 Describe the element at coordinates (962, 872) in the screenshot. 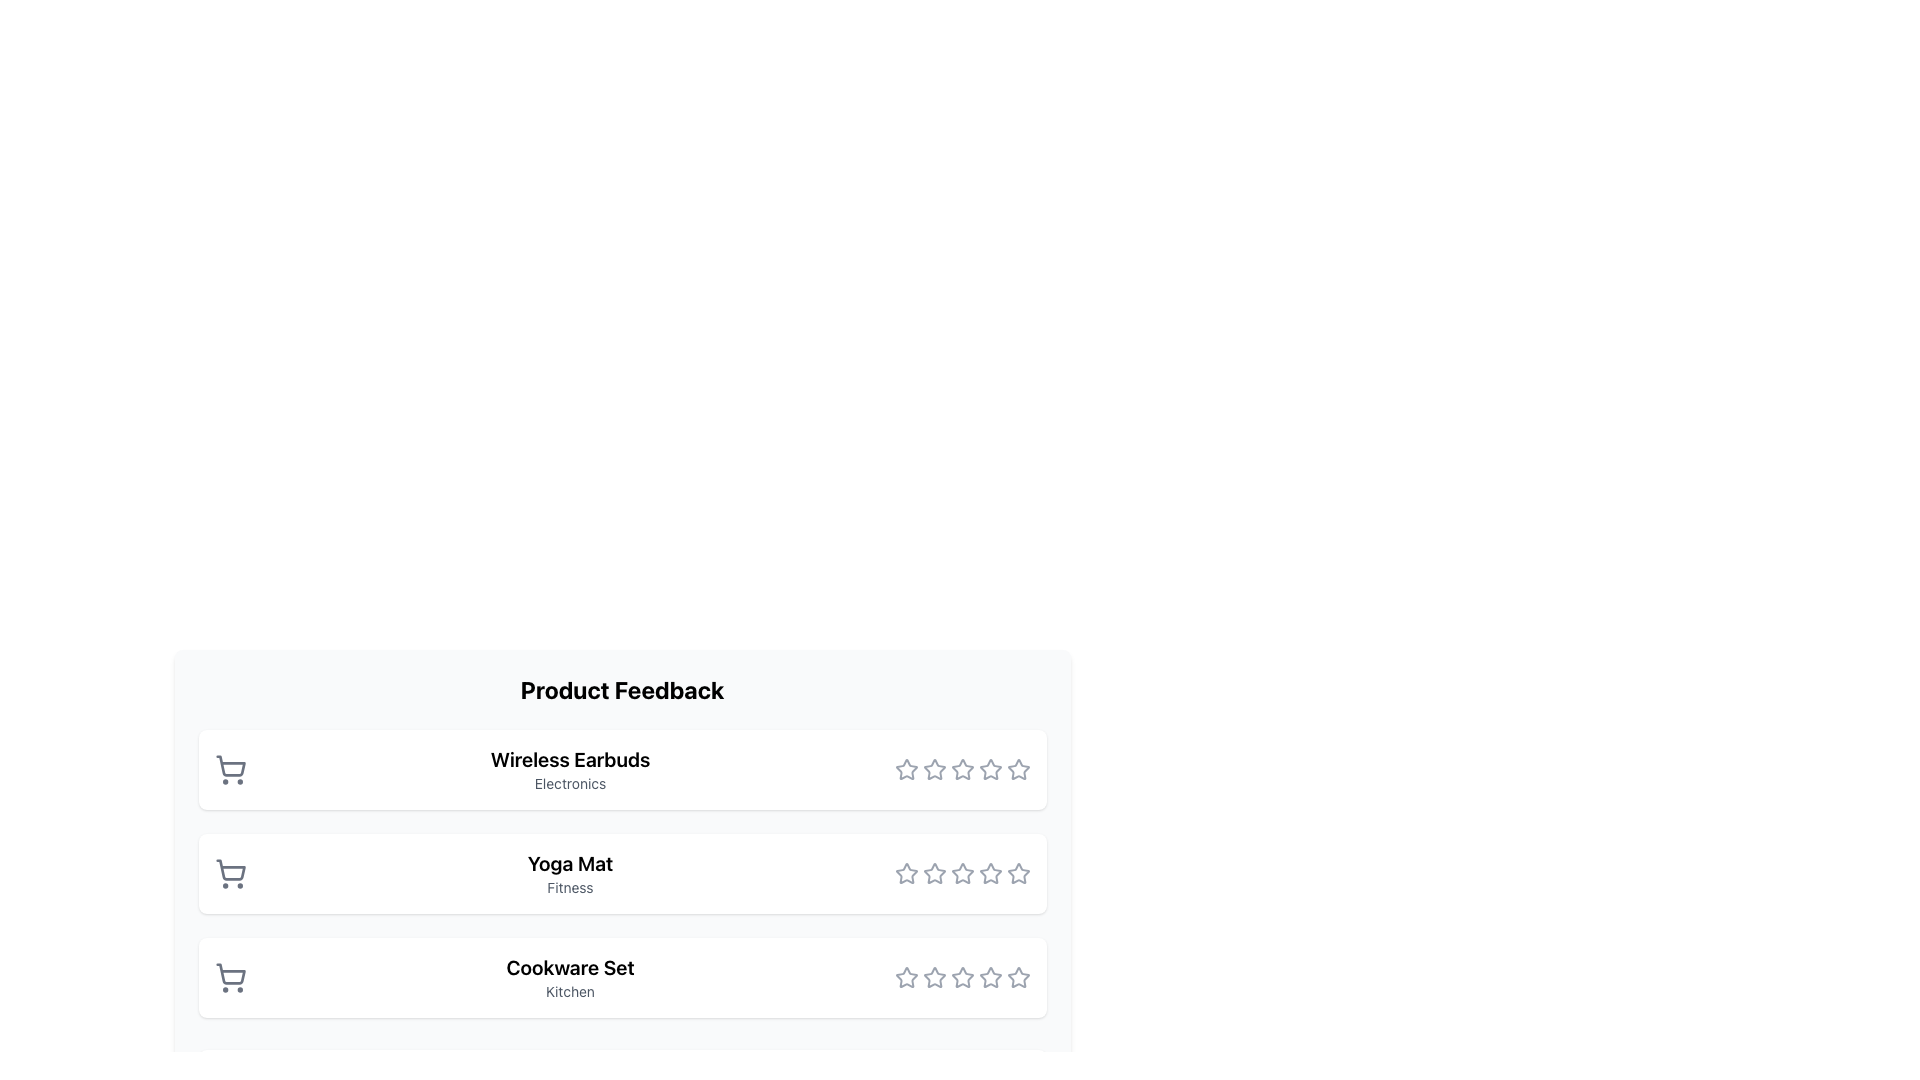

I see `the fourth star in the Rating star component for the 'Yoga Mat' item in the 'Product Feedback' section` at that location.